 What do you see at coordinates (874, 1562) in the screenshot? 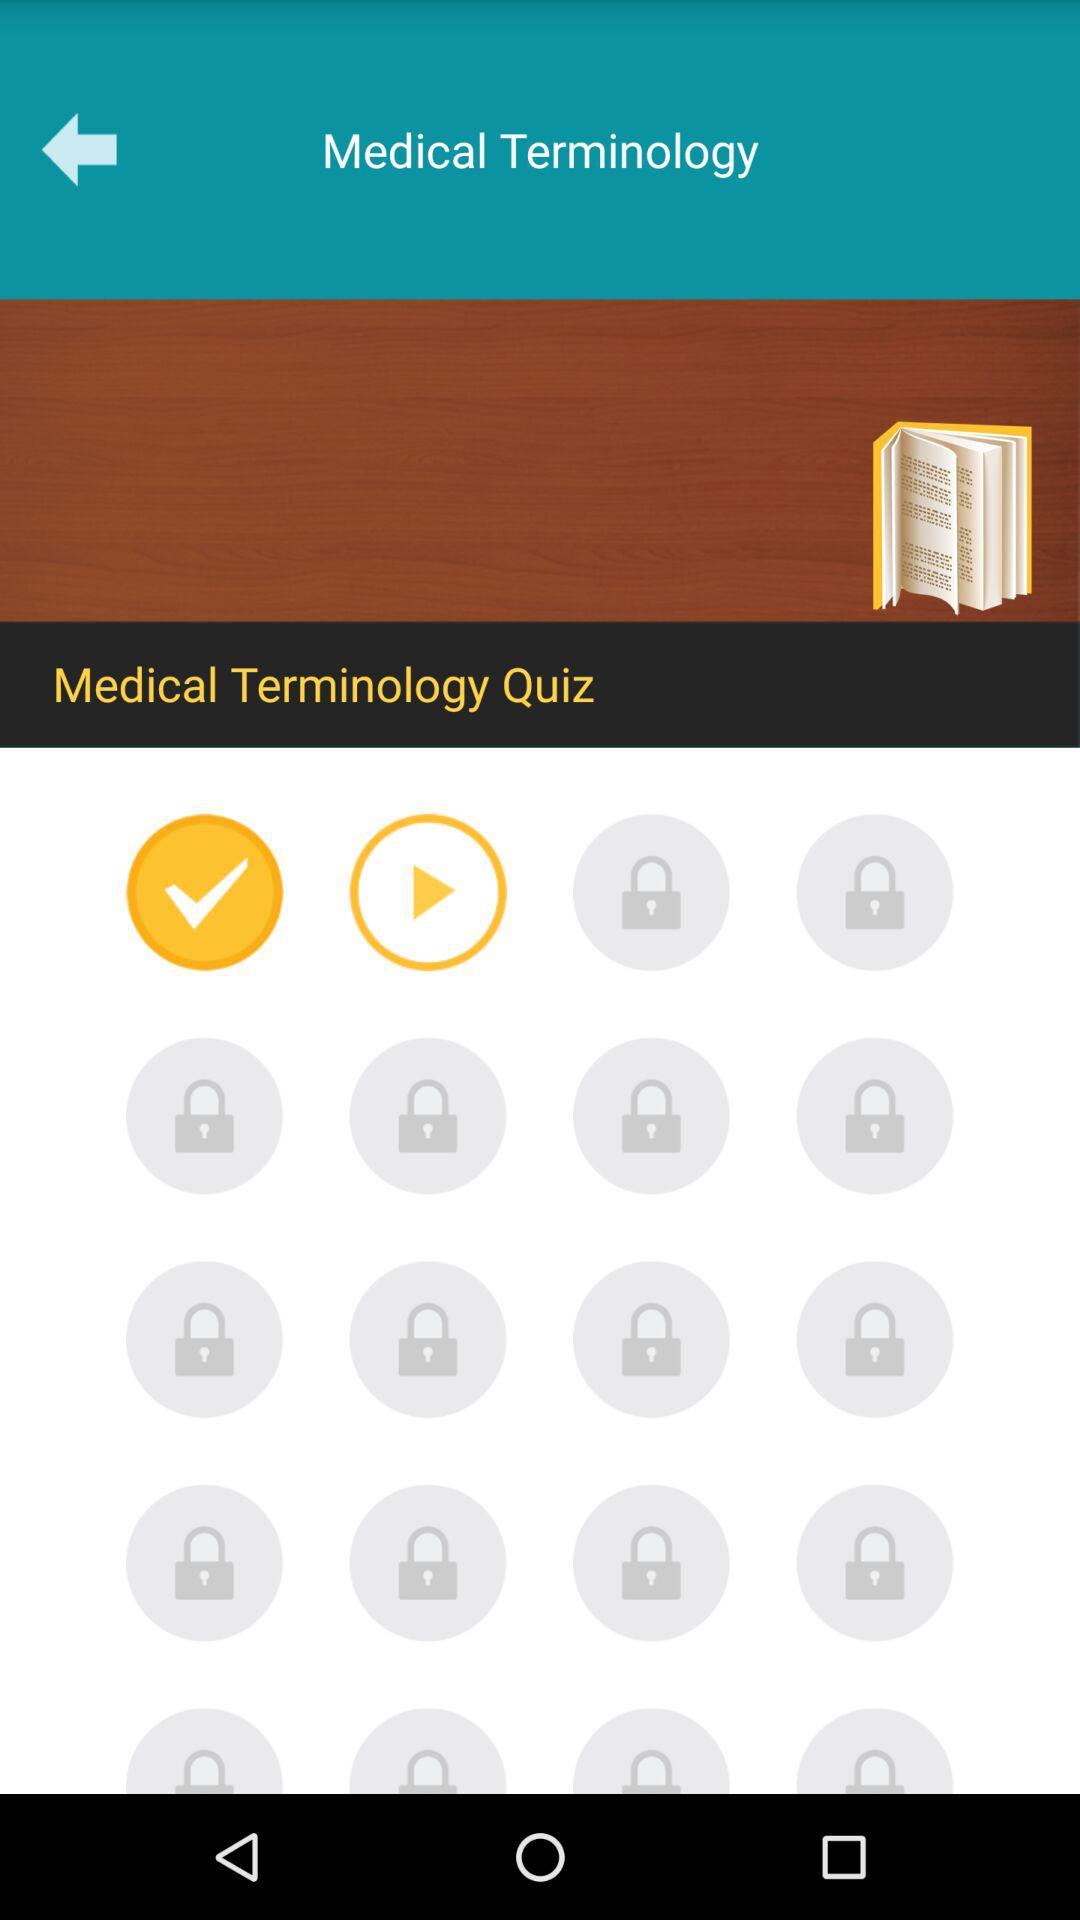
I see `locked until other games completed` at bounding box center [874, 1562].